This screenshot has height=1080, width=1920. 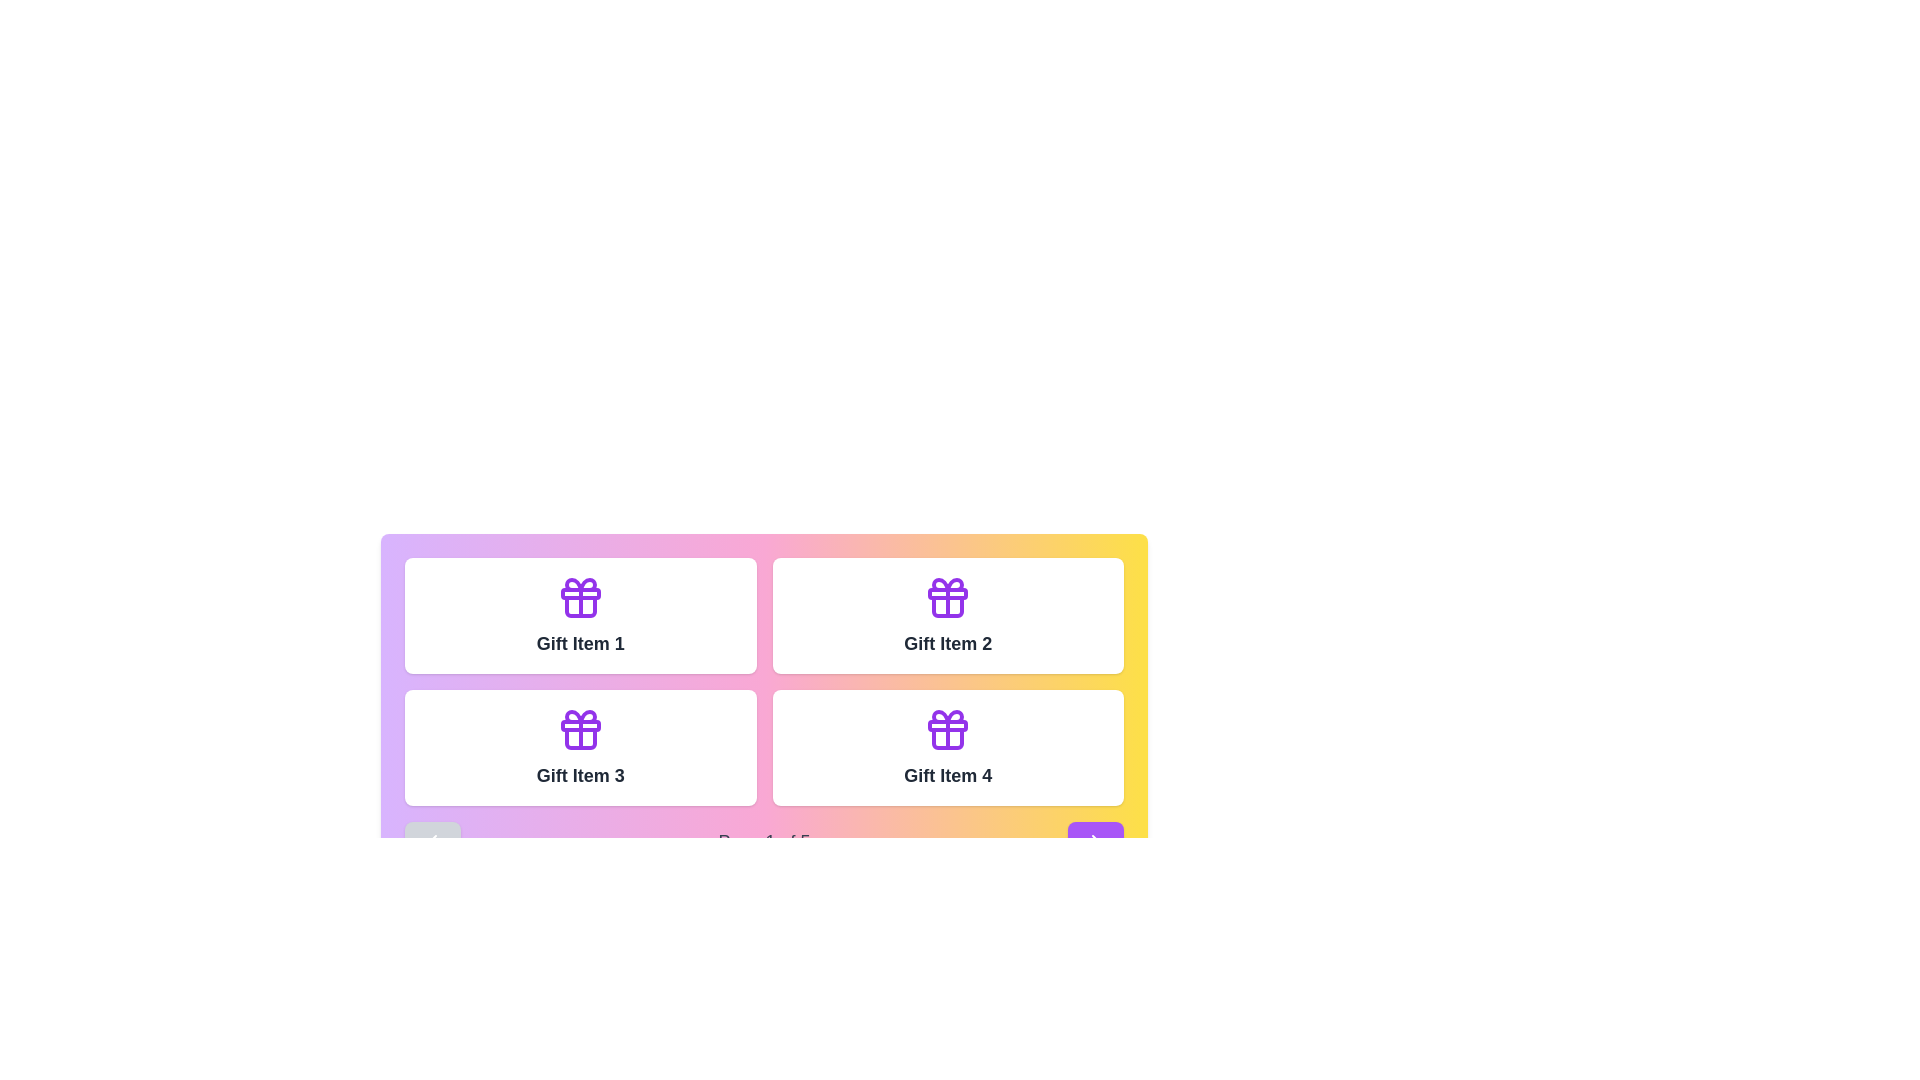 What do you see at coordinates (579, 716) in the screenshot?
I see `the top decorative bow of the gift icon located in the lower left position of the third card in a grid layout, above the 'Gift Item 3' label` at bounding box center [579, 716].